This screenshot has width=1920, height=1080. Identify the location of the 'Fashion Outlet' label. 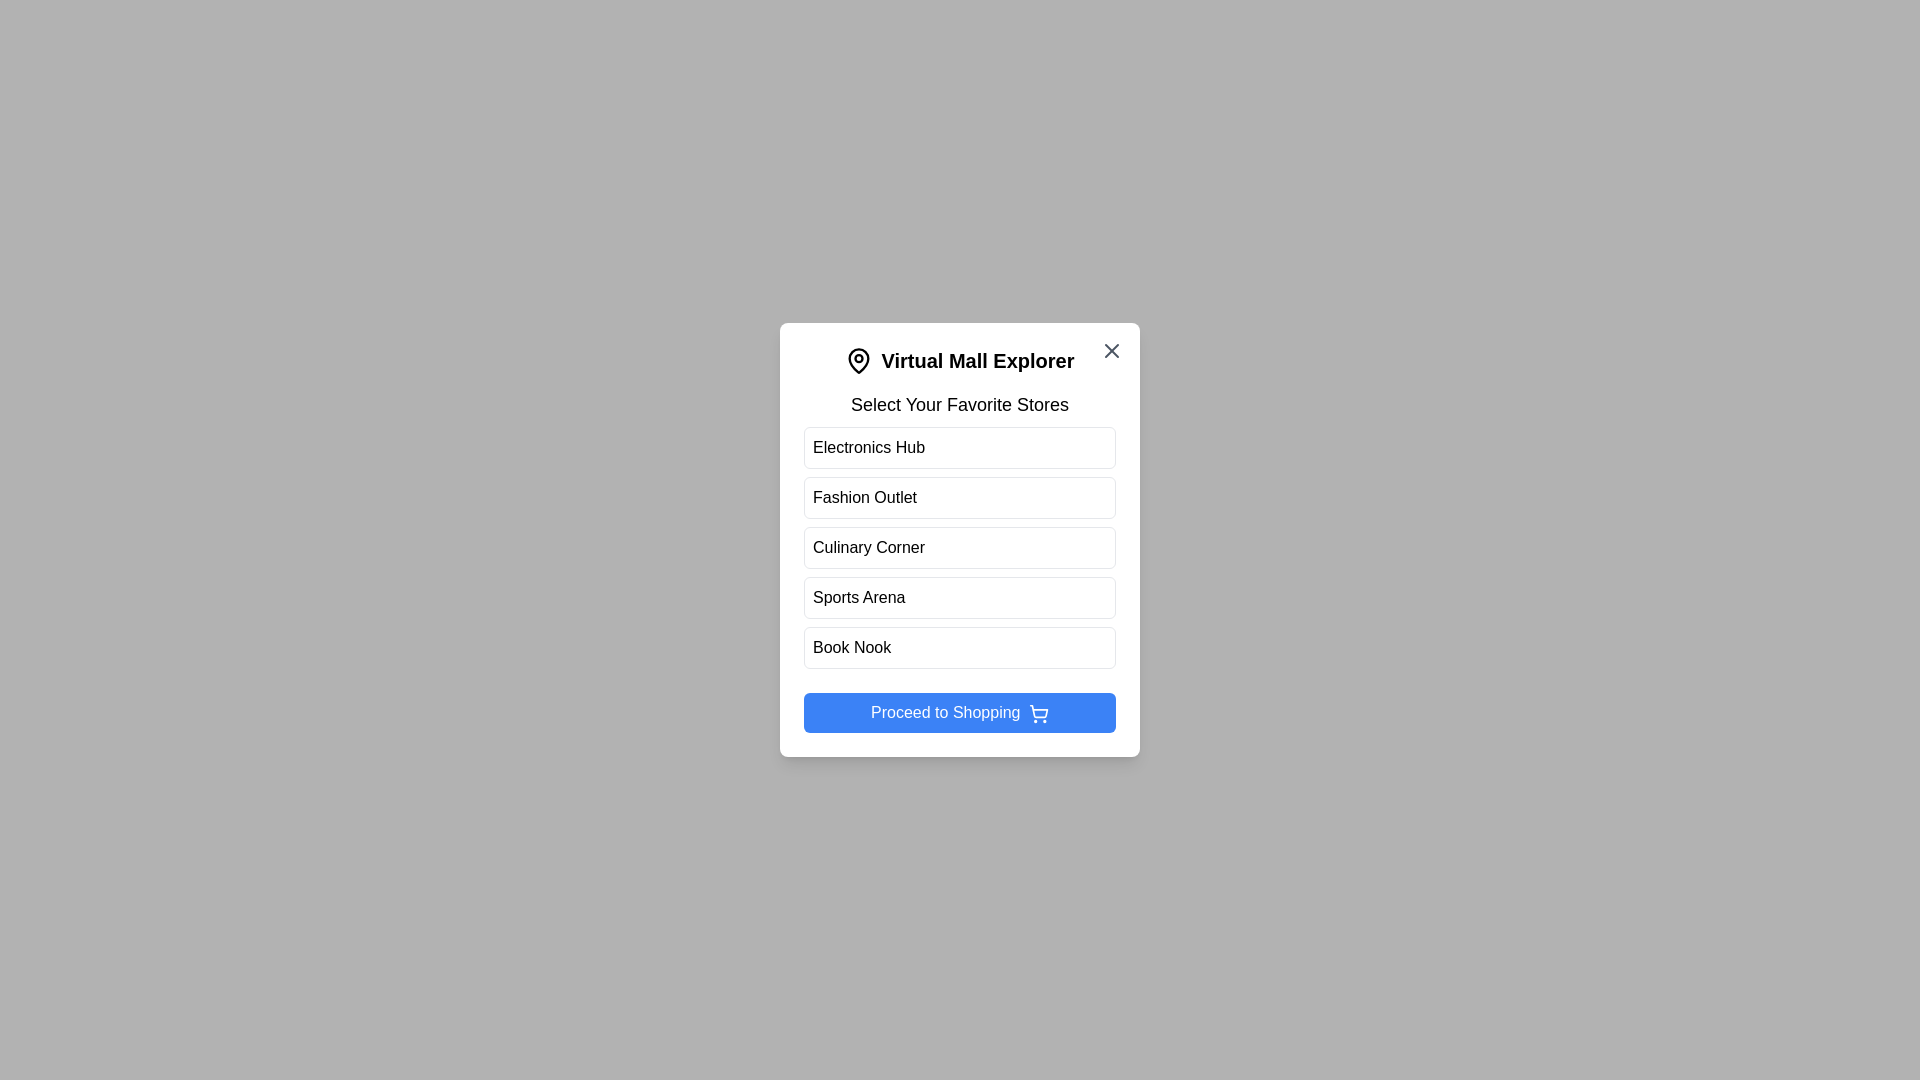
(864, 496).